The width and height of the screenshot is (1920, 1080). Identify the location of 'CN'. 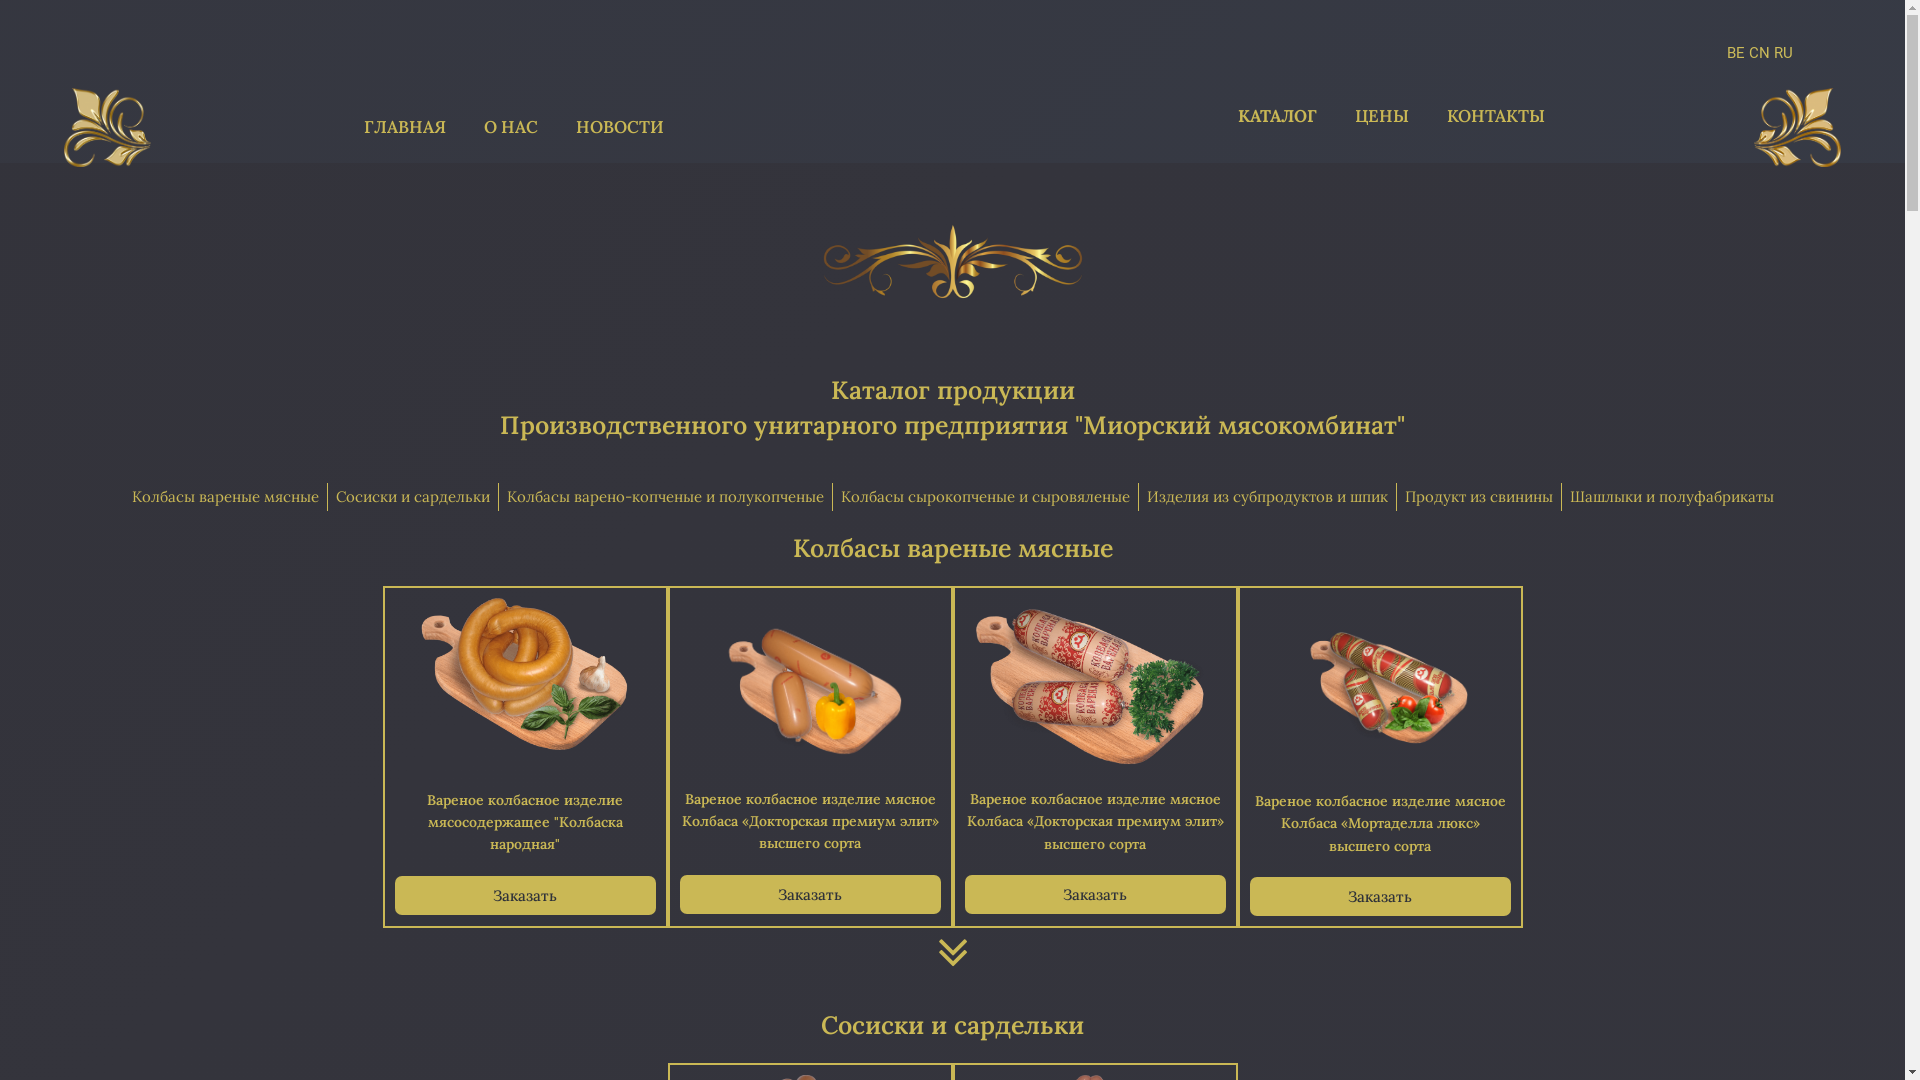
(1758, 52).